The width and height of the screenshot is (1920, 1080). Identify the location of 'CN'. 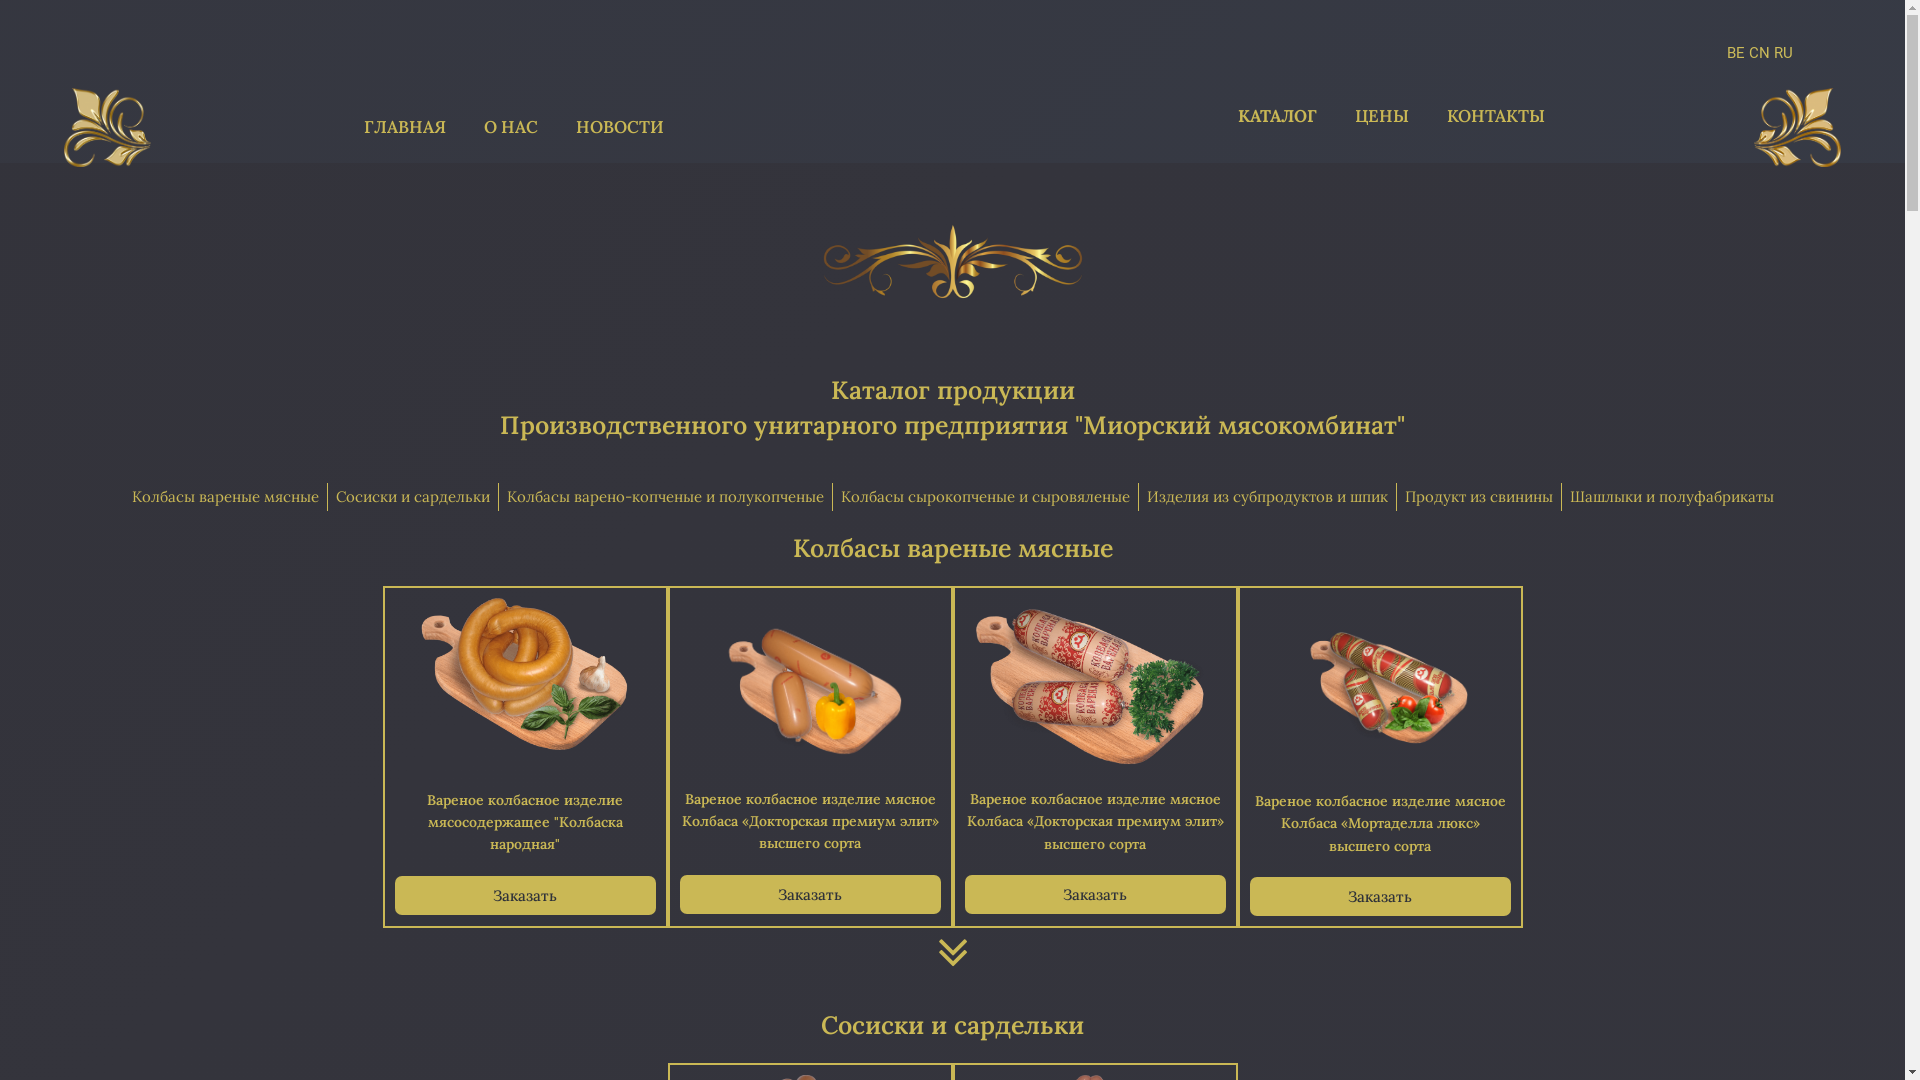
(1758, 52).